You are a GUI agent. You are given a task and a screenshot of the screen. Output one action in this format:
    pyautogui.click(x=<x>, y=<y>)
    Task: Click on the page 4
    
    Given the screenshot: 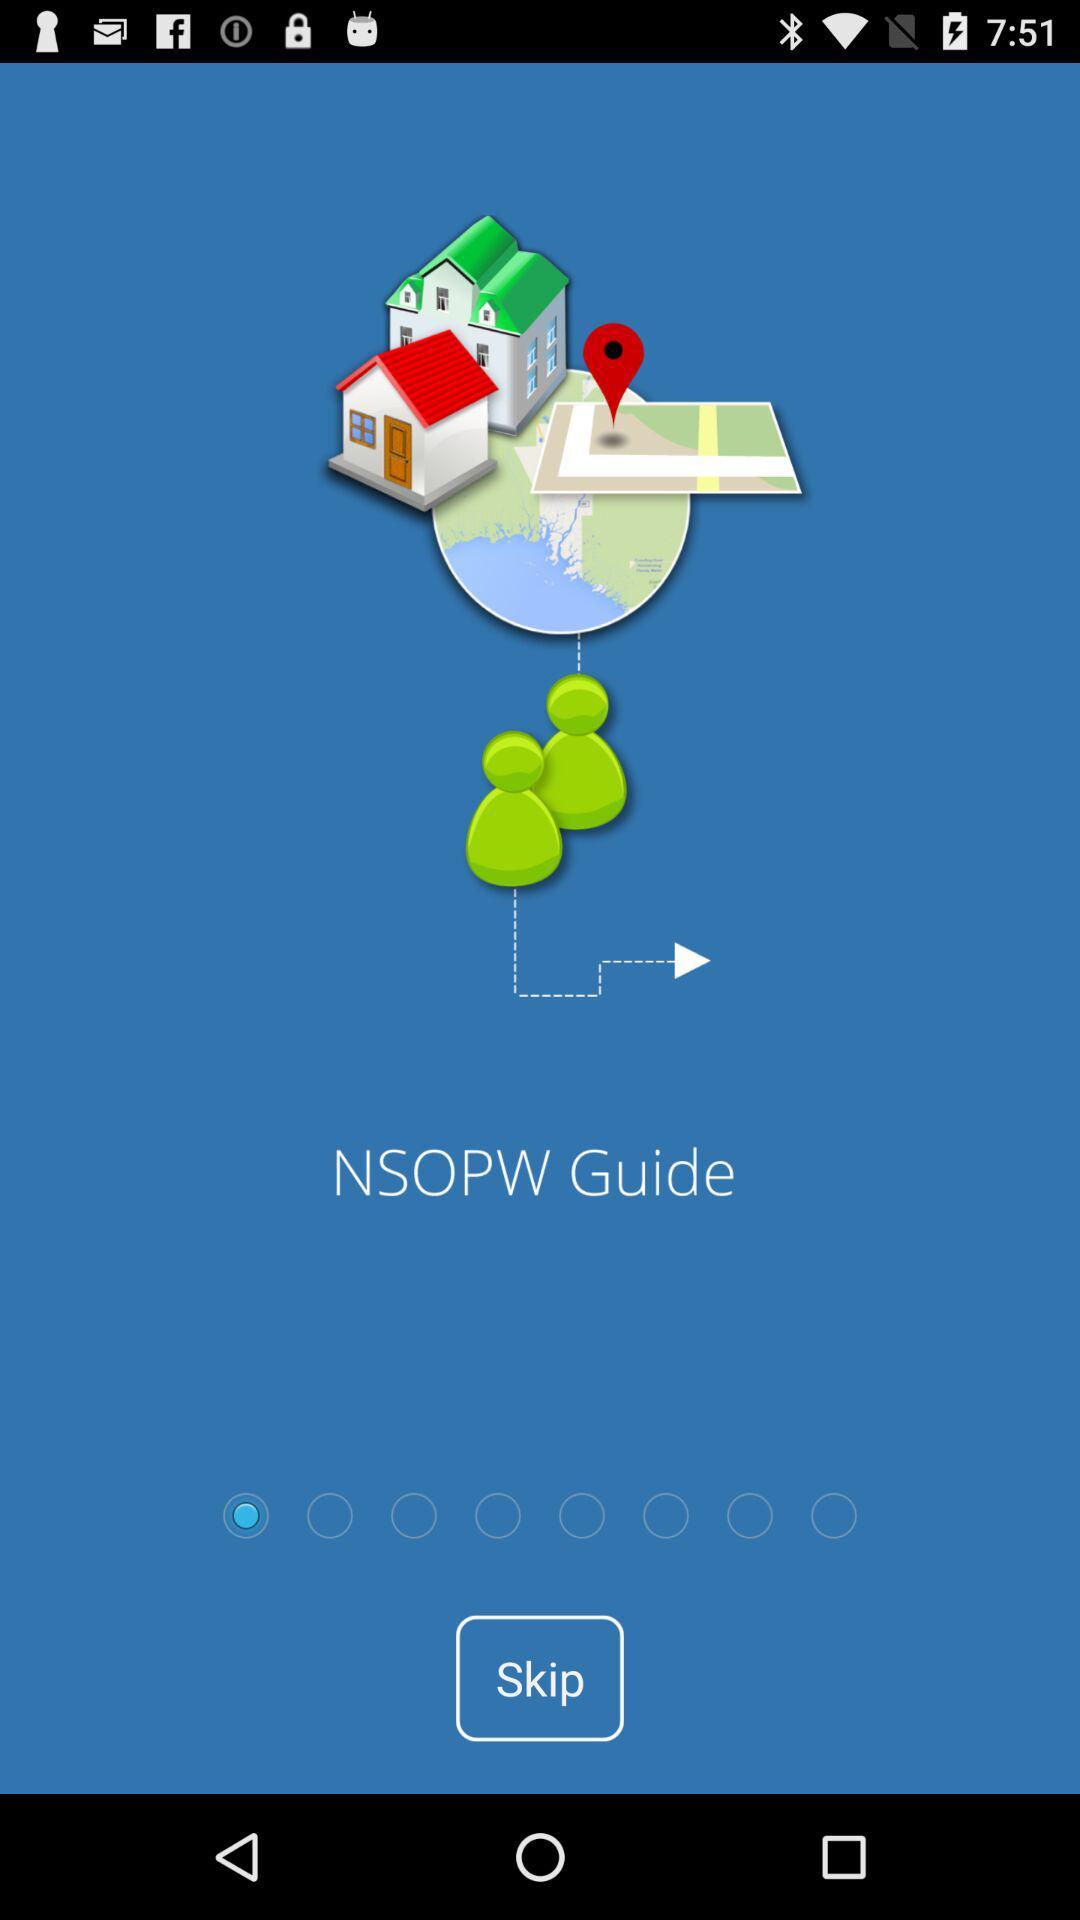 What is the action you would take?
    pyautogui.click(x=496, y=1515)
    